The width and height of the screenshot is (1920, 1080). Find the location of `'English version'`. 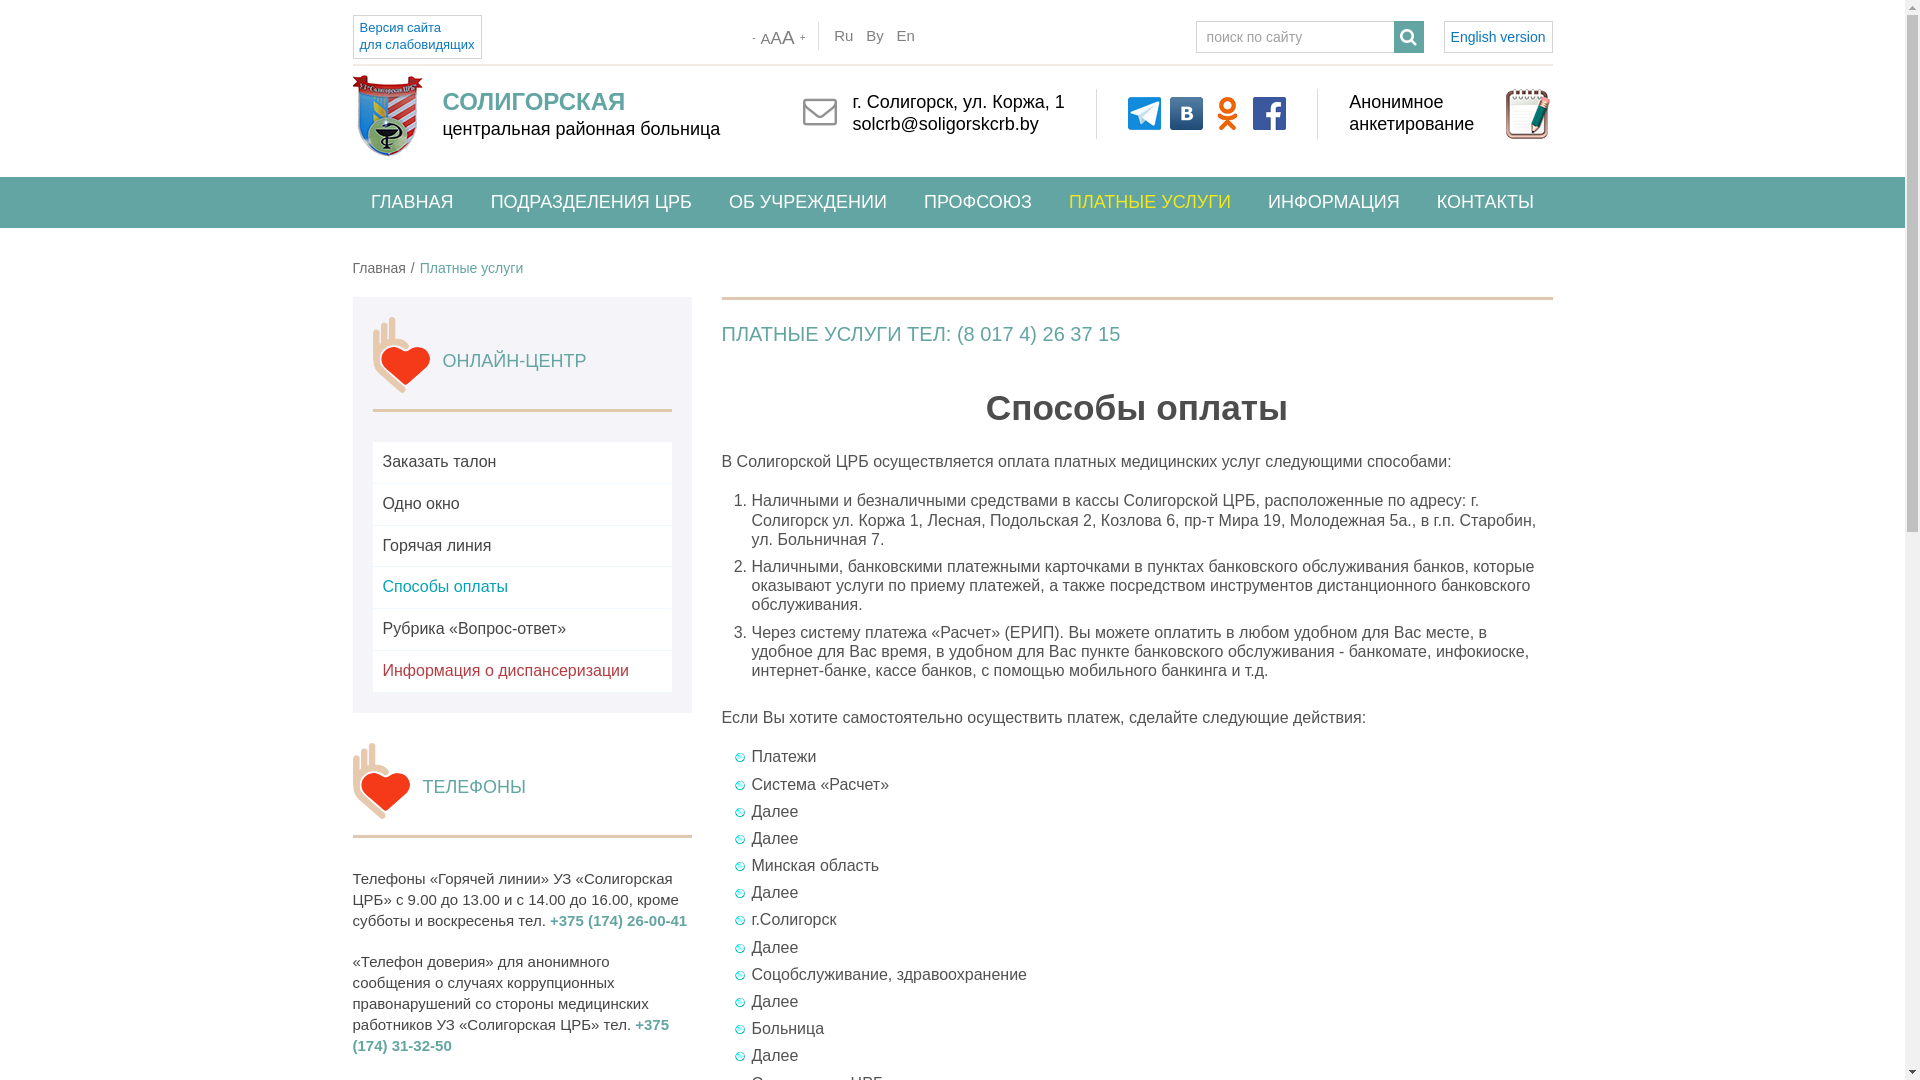

'English version' is located at coordinates (1450, 37).